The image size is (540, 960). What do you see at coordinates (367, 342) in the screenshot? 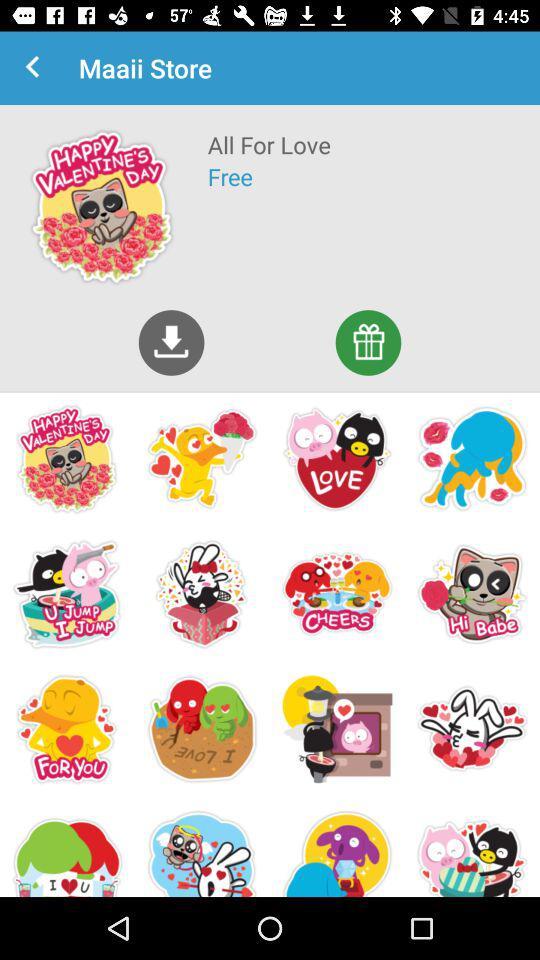
I see `the gift icon` at bounding box center [367, 342].